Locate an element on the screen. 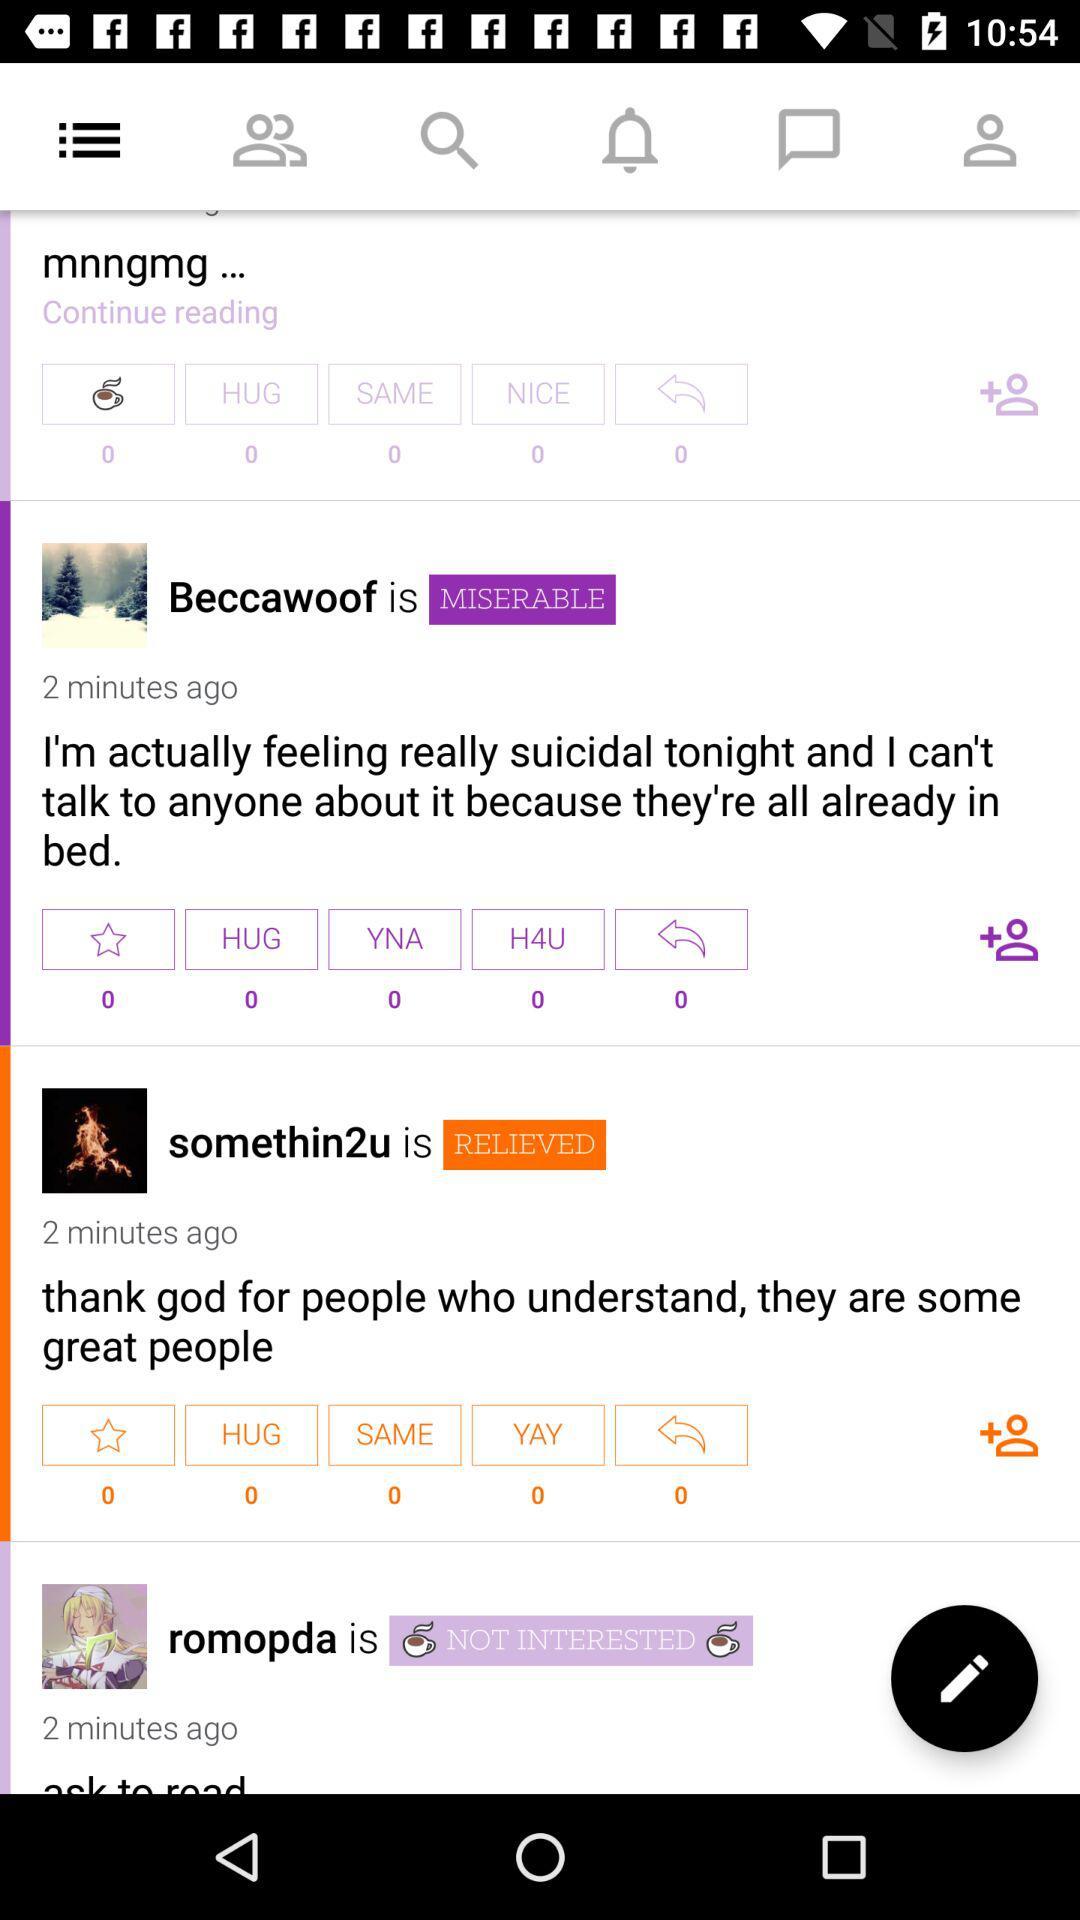 This screenshot has height=1920, width=1080. the edit icon is located at coordinates (963, 1678).